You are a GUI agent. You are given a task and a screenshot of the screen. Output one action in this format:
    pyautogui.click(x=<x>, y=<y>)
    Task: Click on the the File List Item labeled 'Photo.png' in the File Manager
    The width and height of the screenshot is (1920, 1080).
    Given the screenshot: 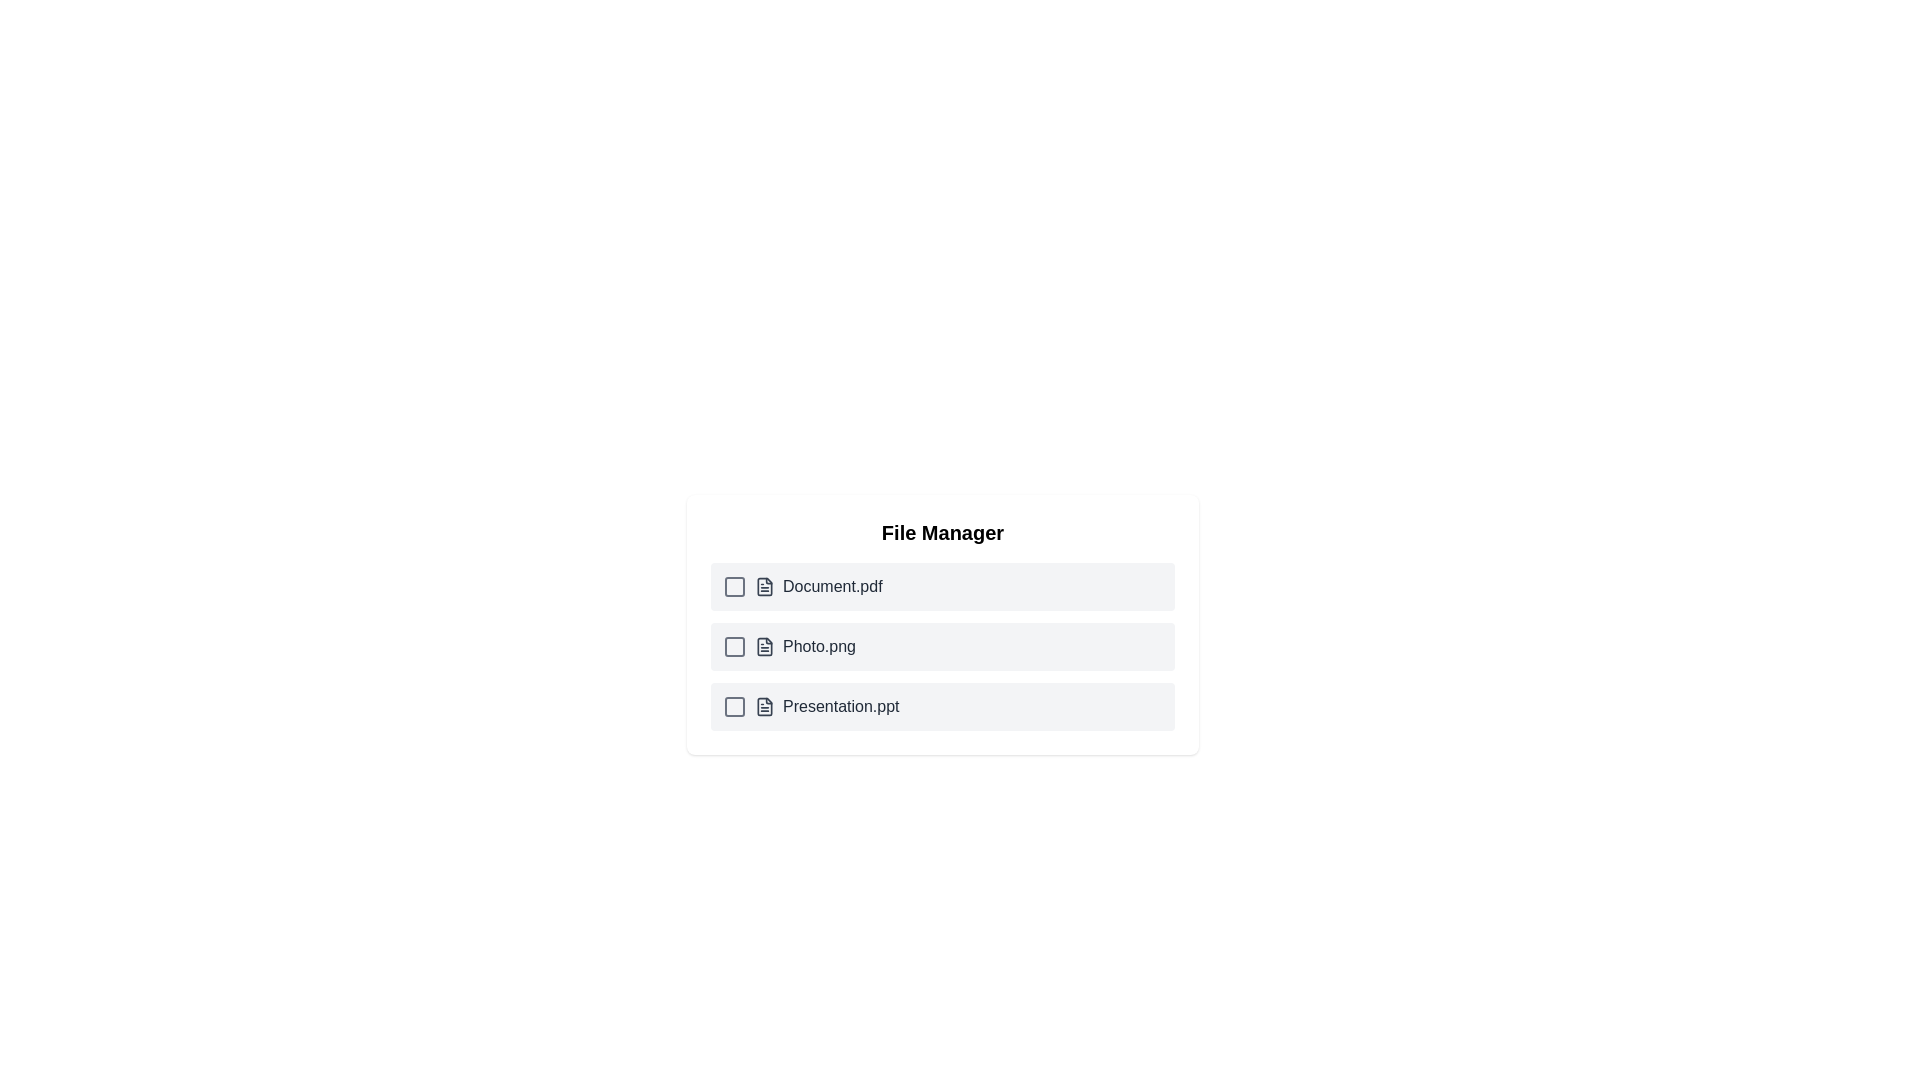 What is the action you would take?
    pyautogui.click(x=788, y=647)
    